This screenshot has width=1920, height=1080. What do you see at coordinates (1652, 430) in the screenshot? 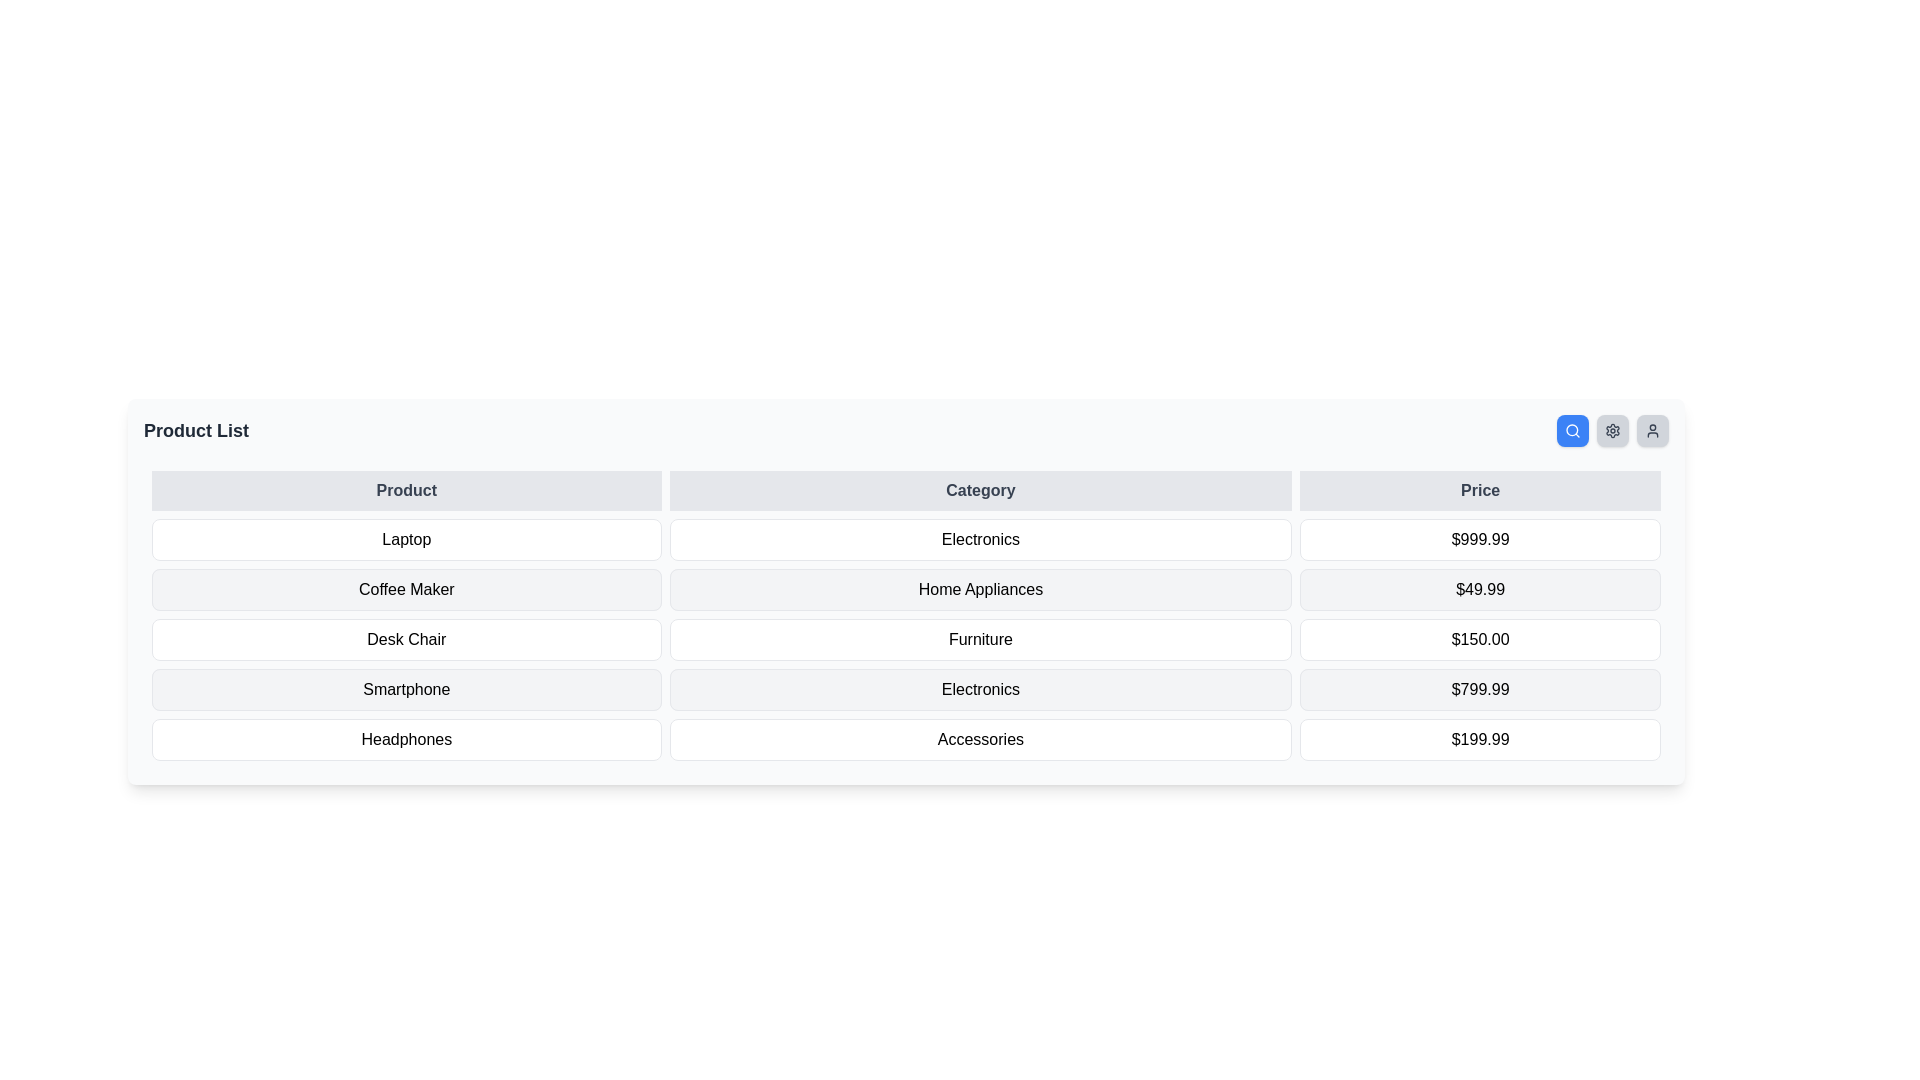
I see `the user profile button located in the top-right corner of the interface, which is the fourth button in the row` at bounding box center [1652, 430].